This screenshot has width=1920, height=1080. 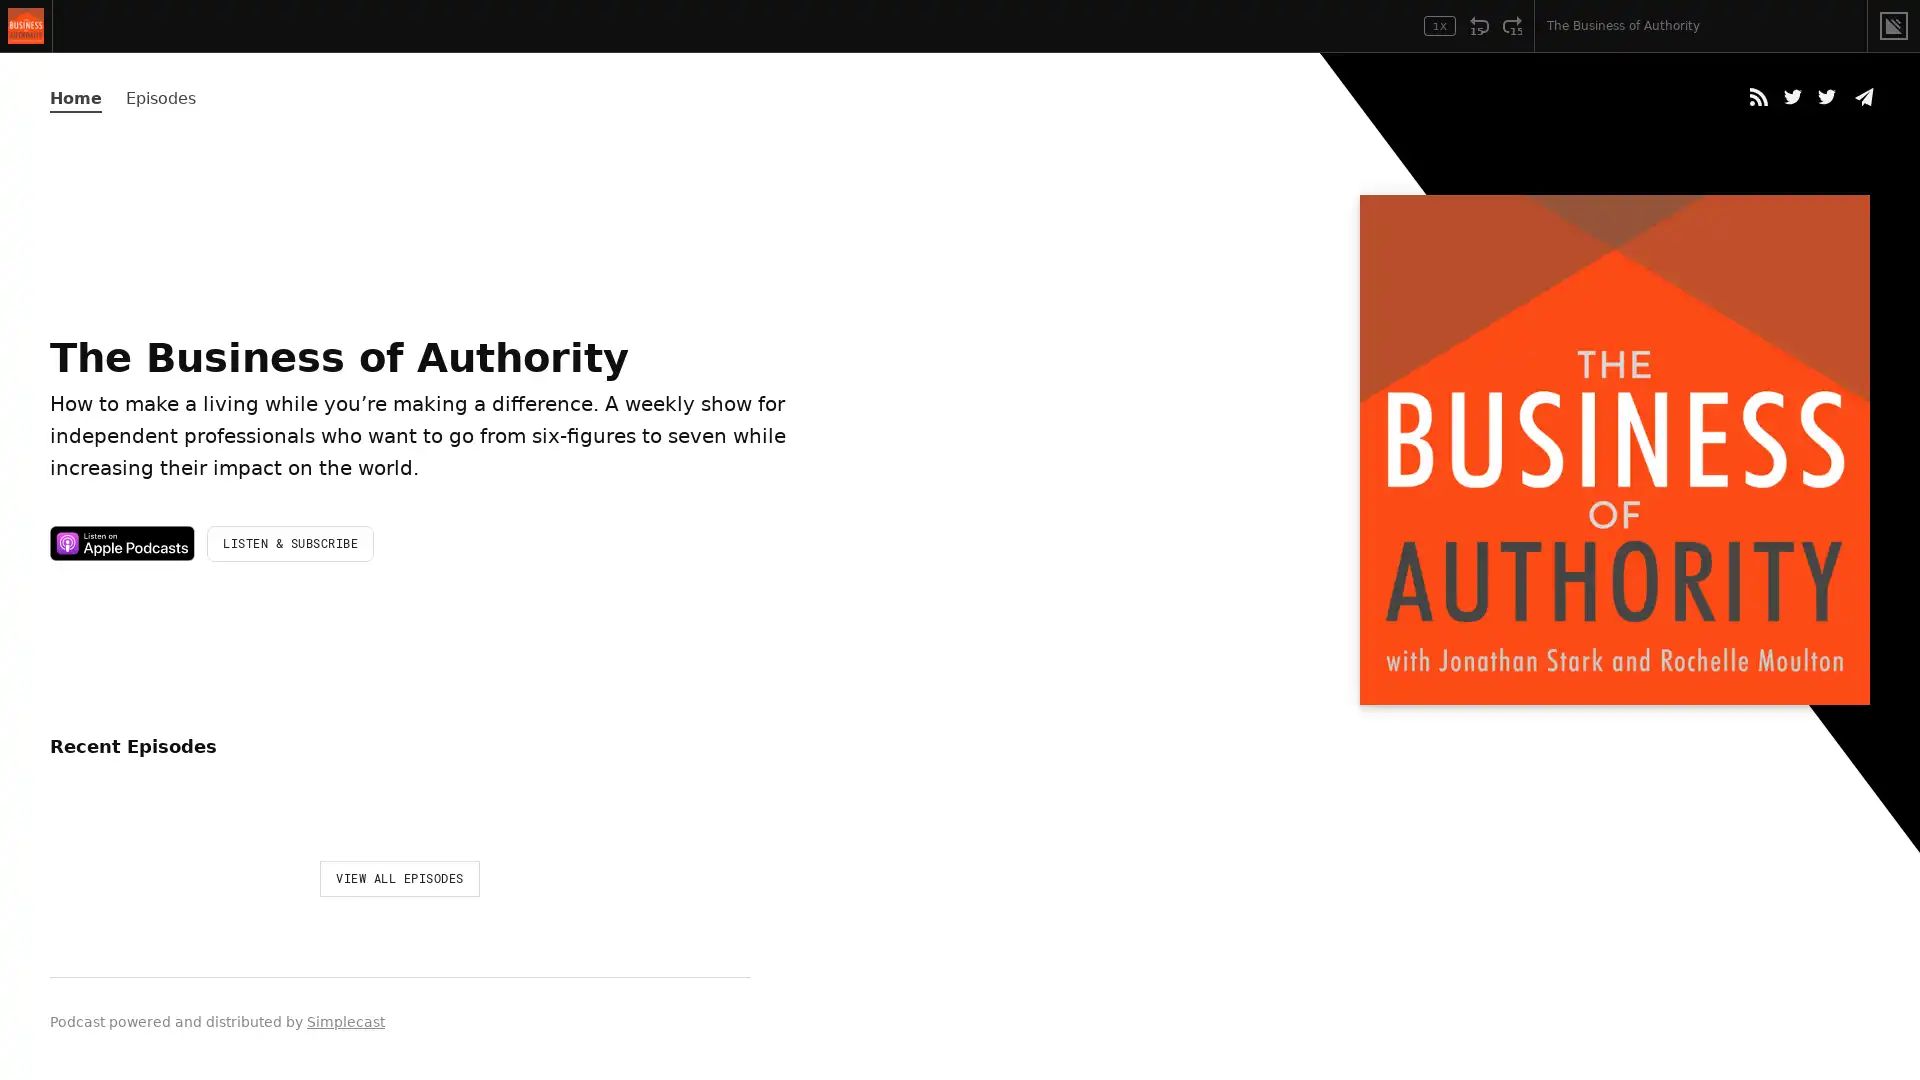 What do you see at coordinates (1440, 26) in the screenshot?
I see `Toggle Speed: Current Speed 1x` at bounding box center [1440, 26].